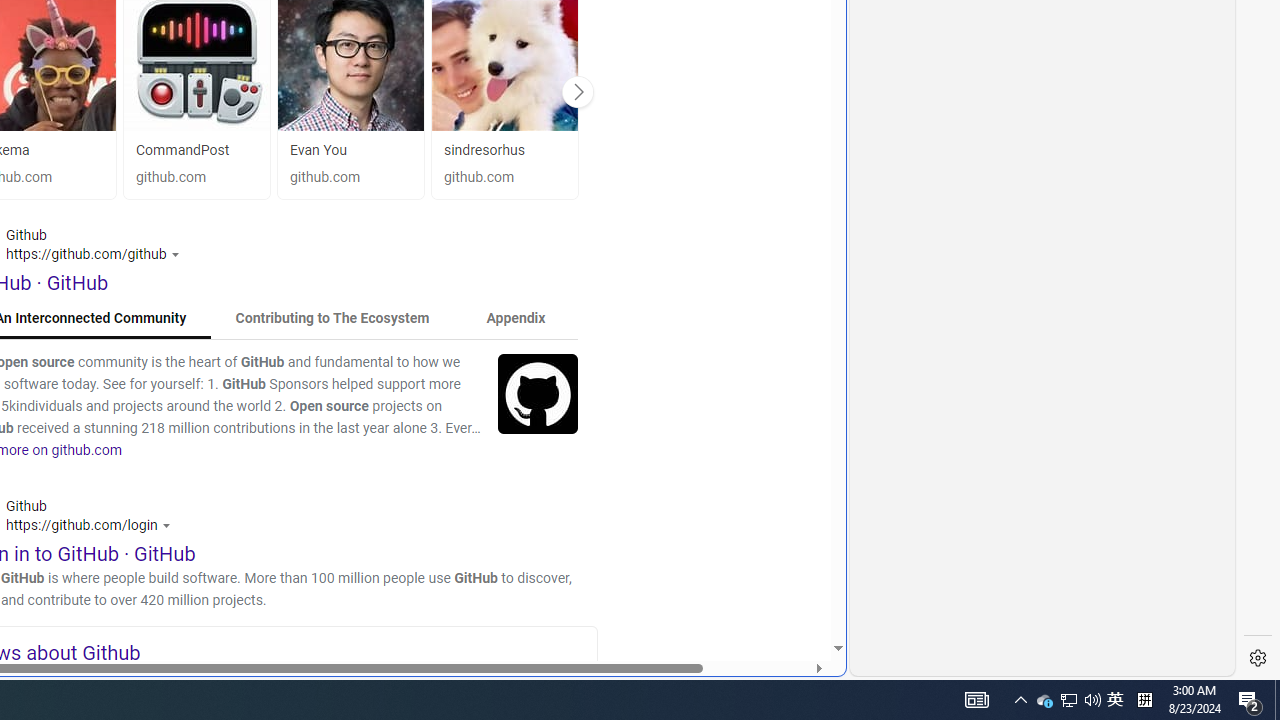 Image resolution: width=1280 pixels, height=720 pixels. I want to click on 'Image', so click(538, 393).